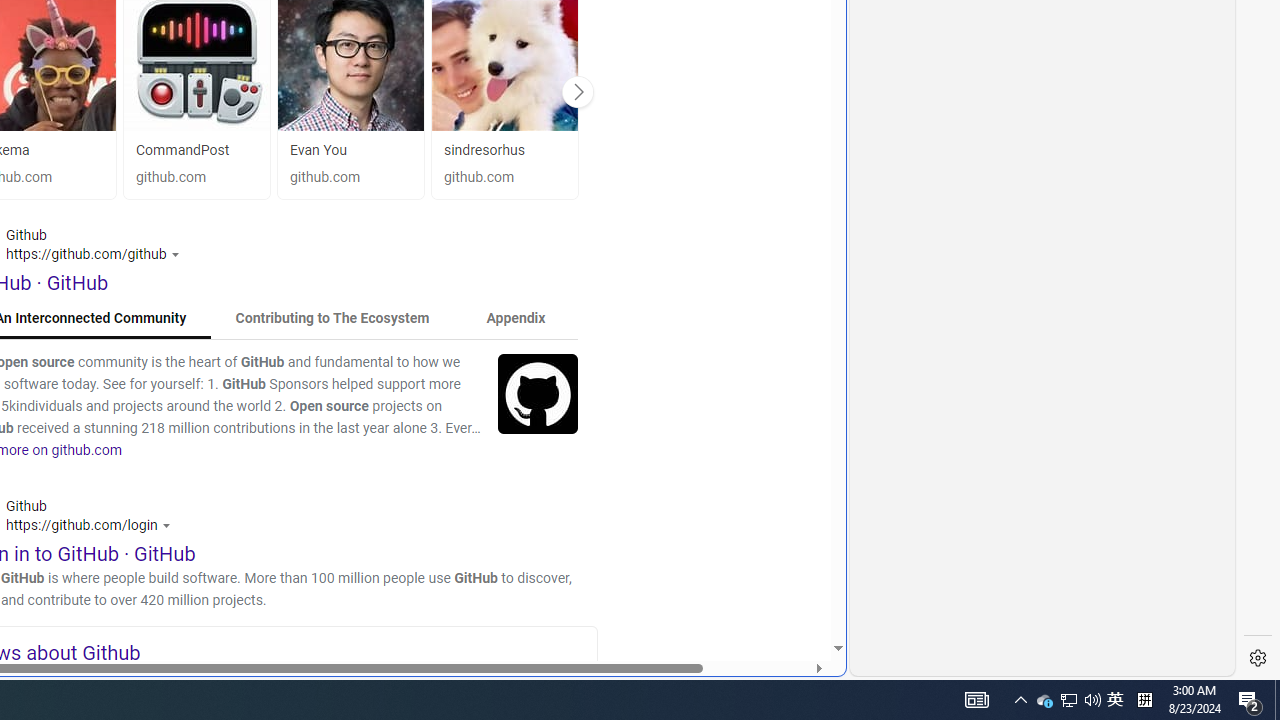 Image resolution: width=1280 pixels, height=720 pixels. I want to click on 'Image', so click(538, 393).